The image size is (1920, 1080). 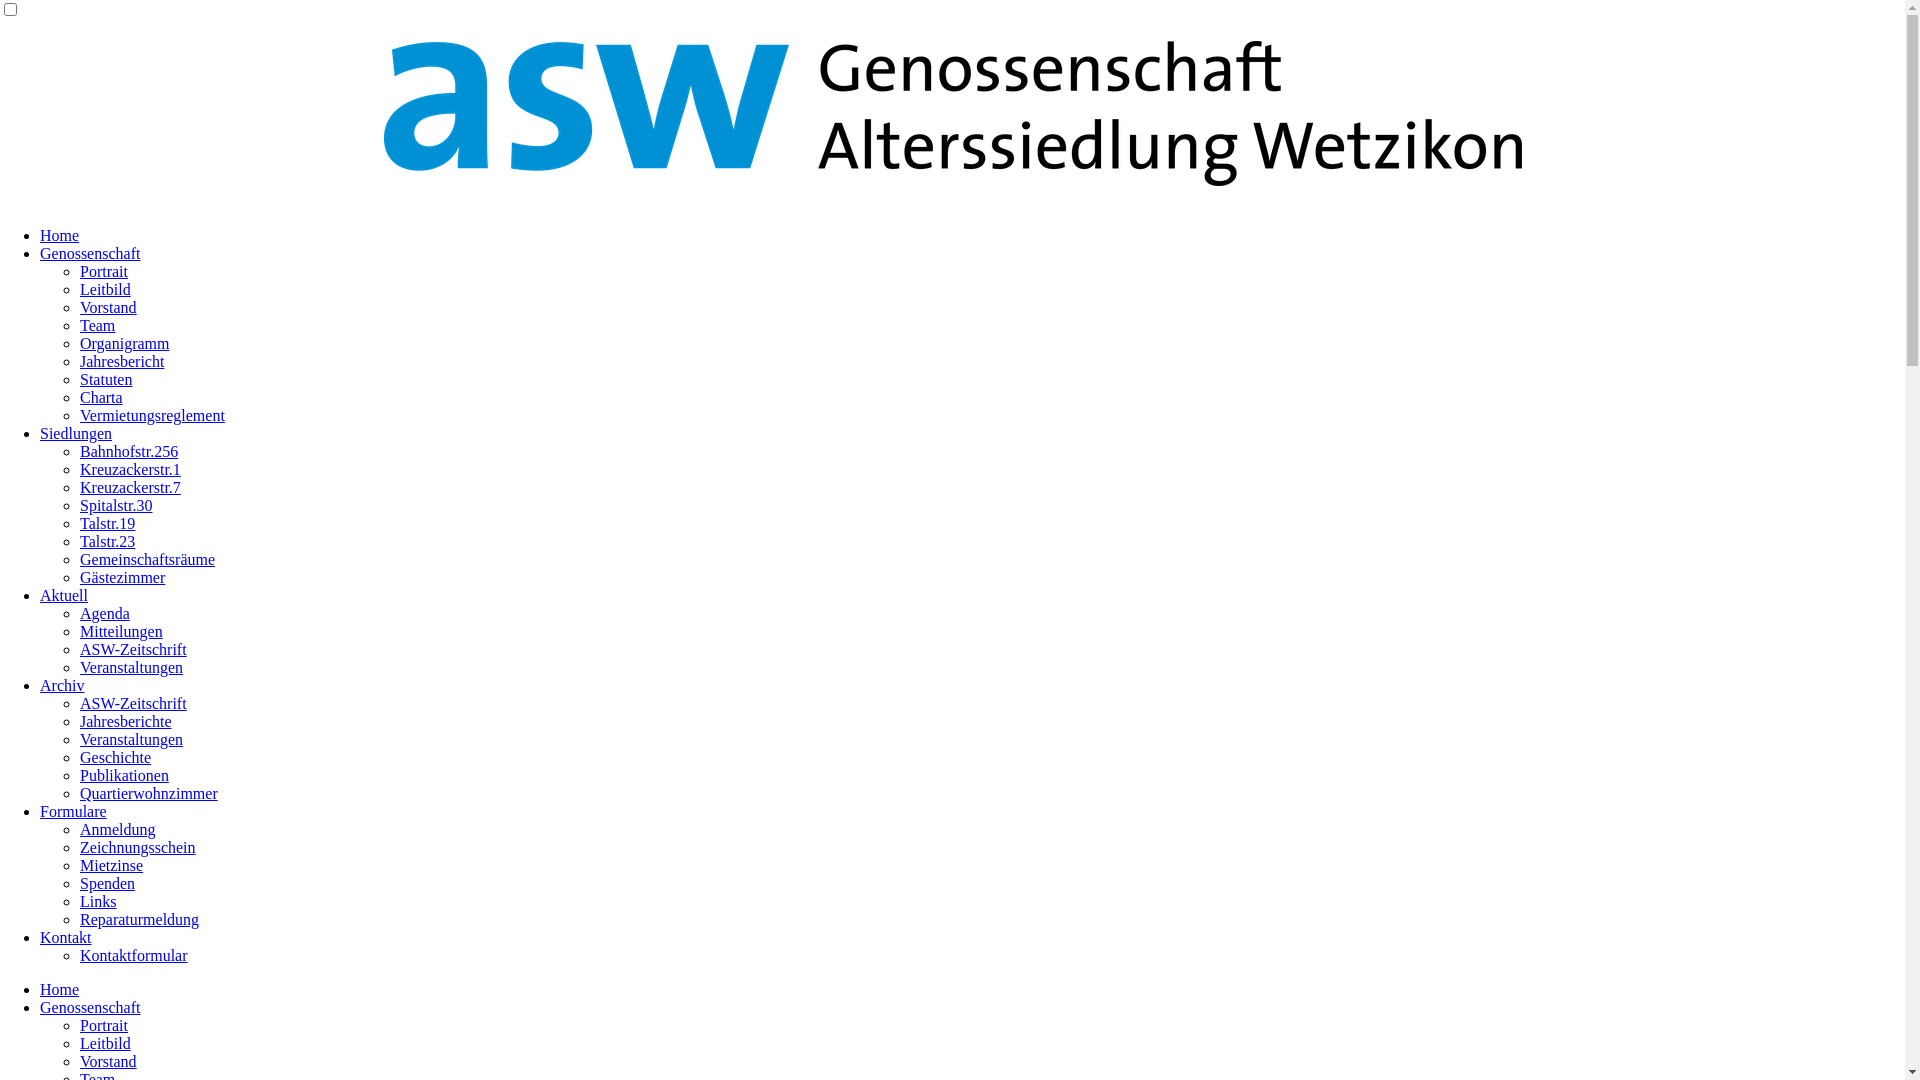 I want to click on 'Siedlungen', so click(x=76, y=432).